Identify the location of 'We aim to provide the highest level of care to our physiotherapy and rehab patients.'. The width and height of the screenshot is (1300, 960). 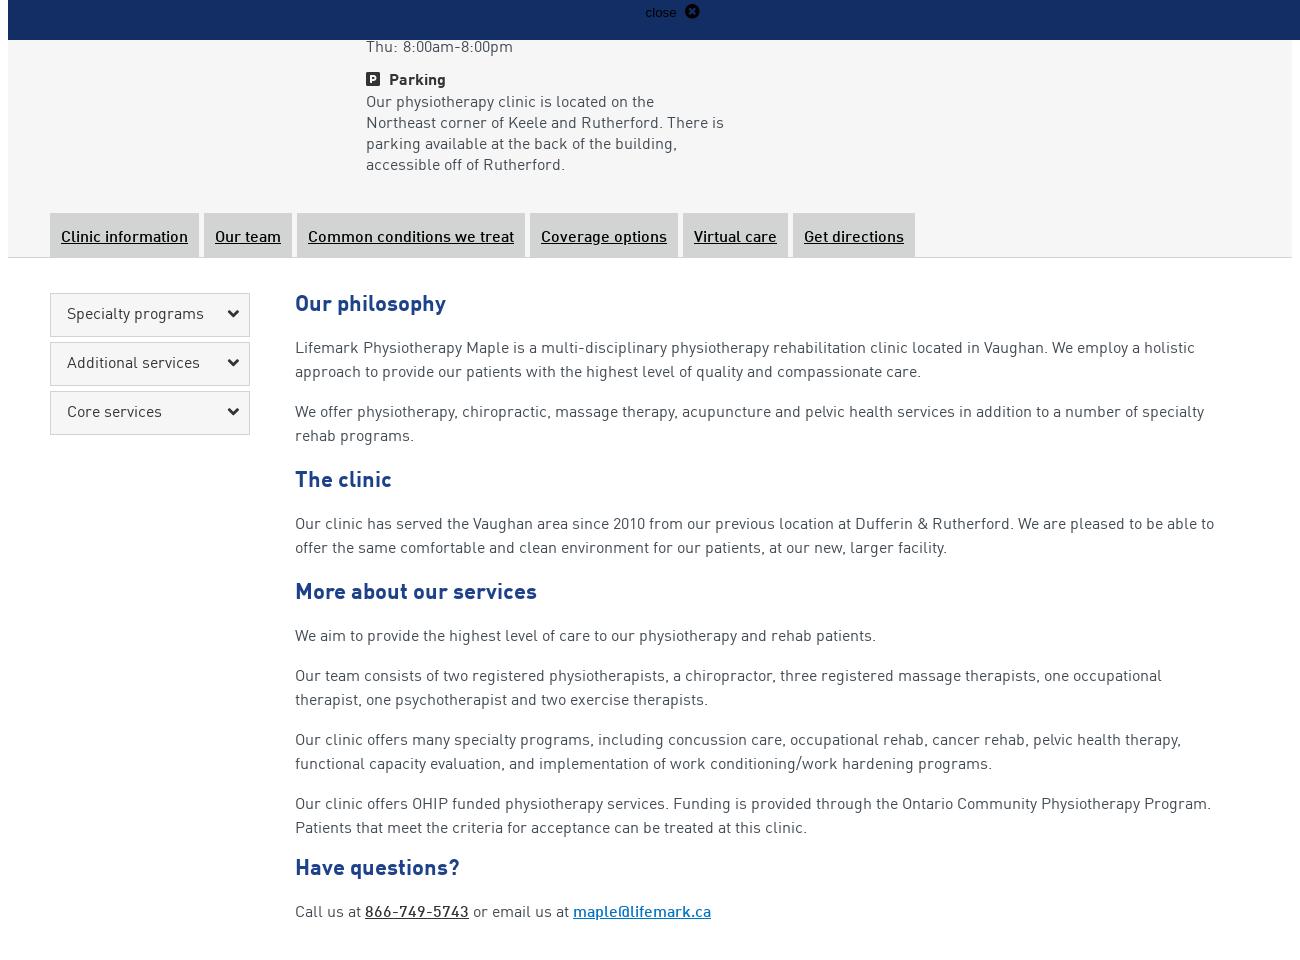
(294, 635).